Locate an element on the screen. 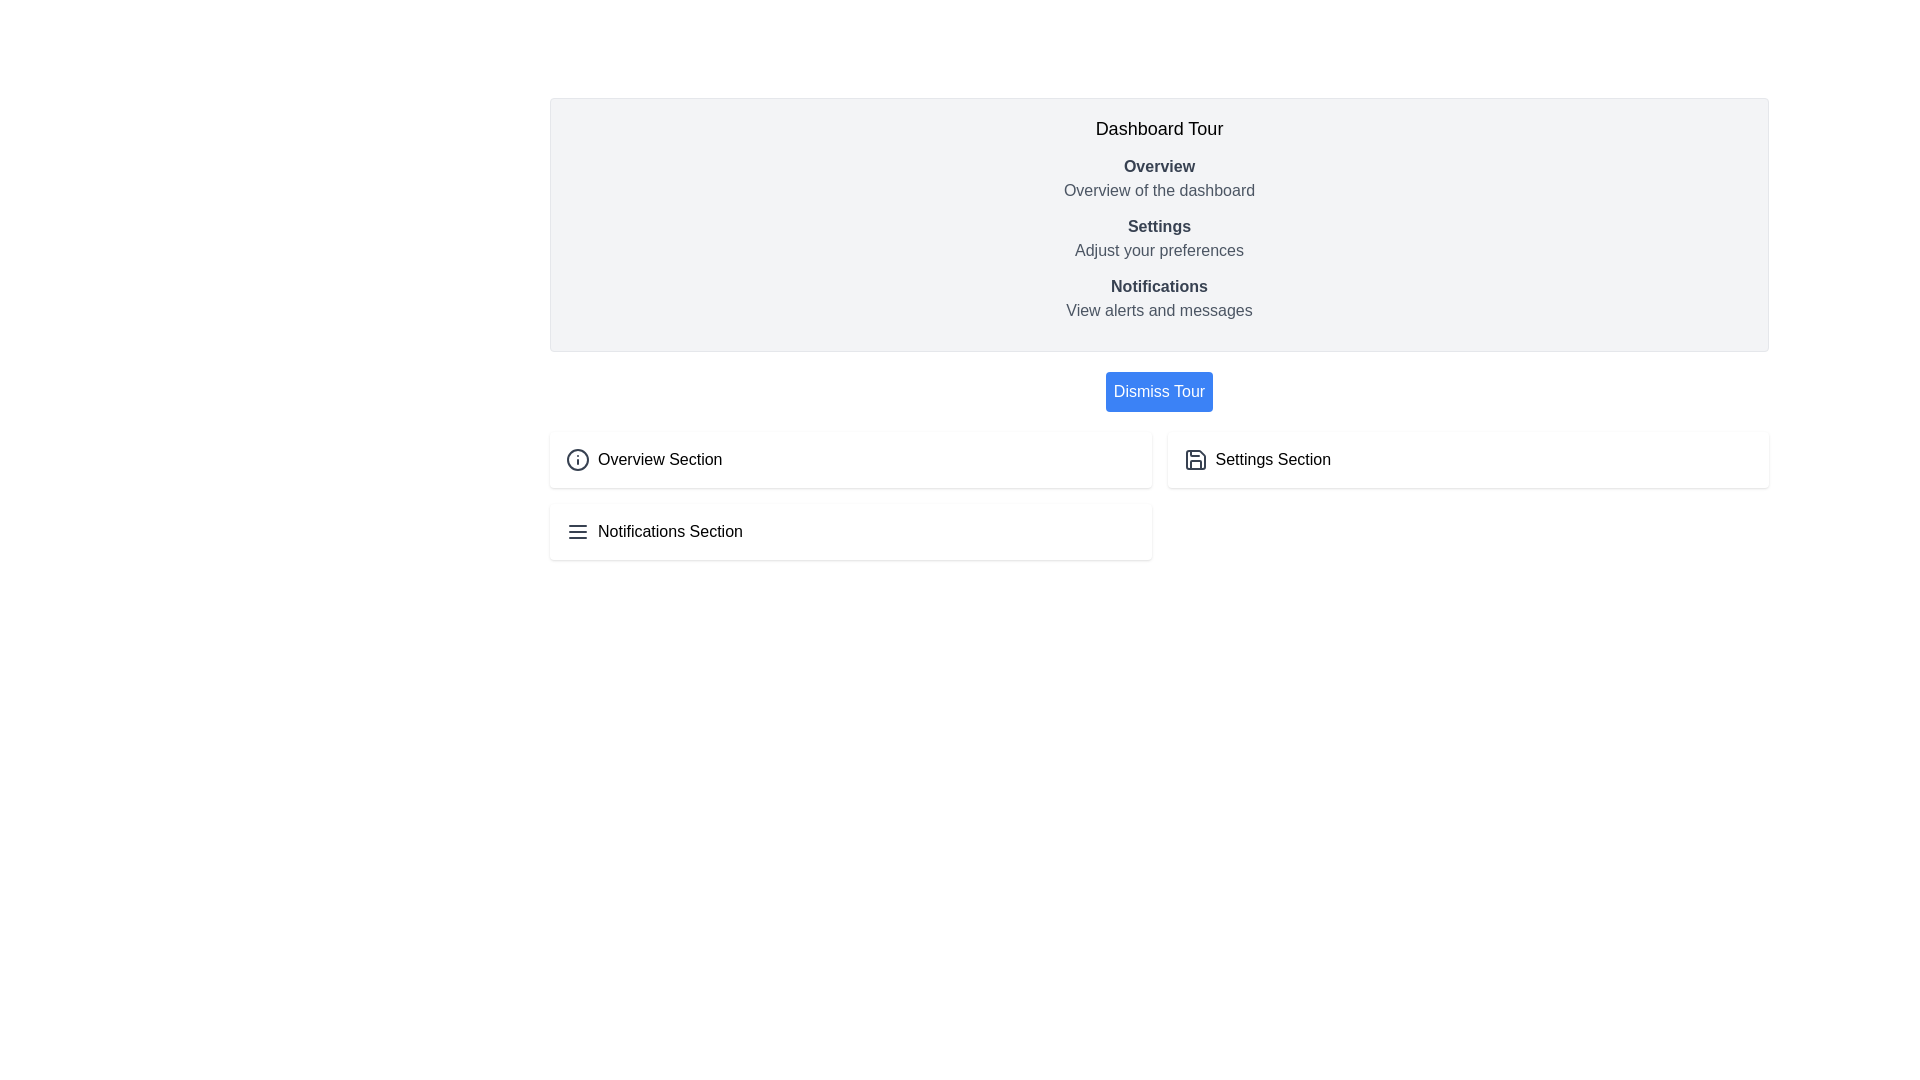  the 'Overview Section' text label that is styled in a clean and readable font, located within a horizontally oriented card component in the upper-left part of a lower section, positioned to the right of an information icon is located at coordinates (660, 459).